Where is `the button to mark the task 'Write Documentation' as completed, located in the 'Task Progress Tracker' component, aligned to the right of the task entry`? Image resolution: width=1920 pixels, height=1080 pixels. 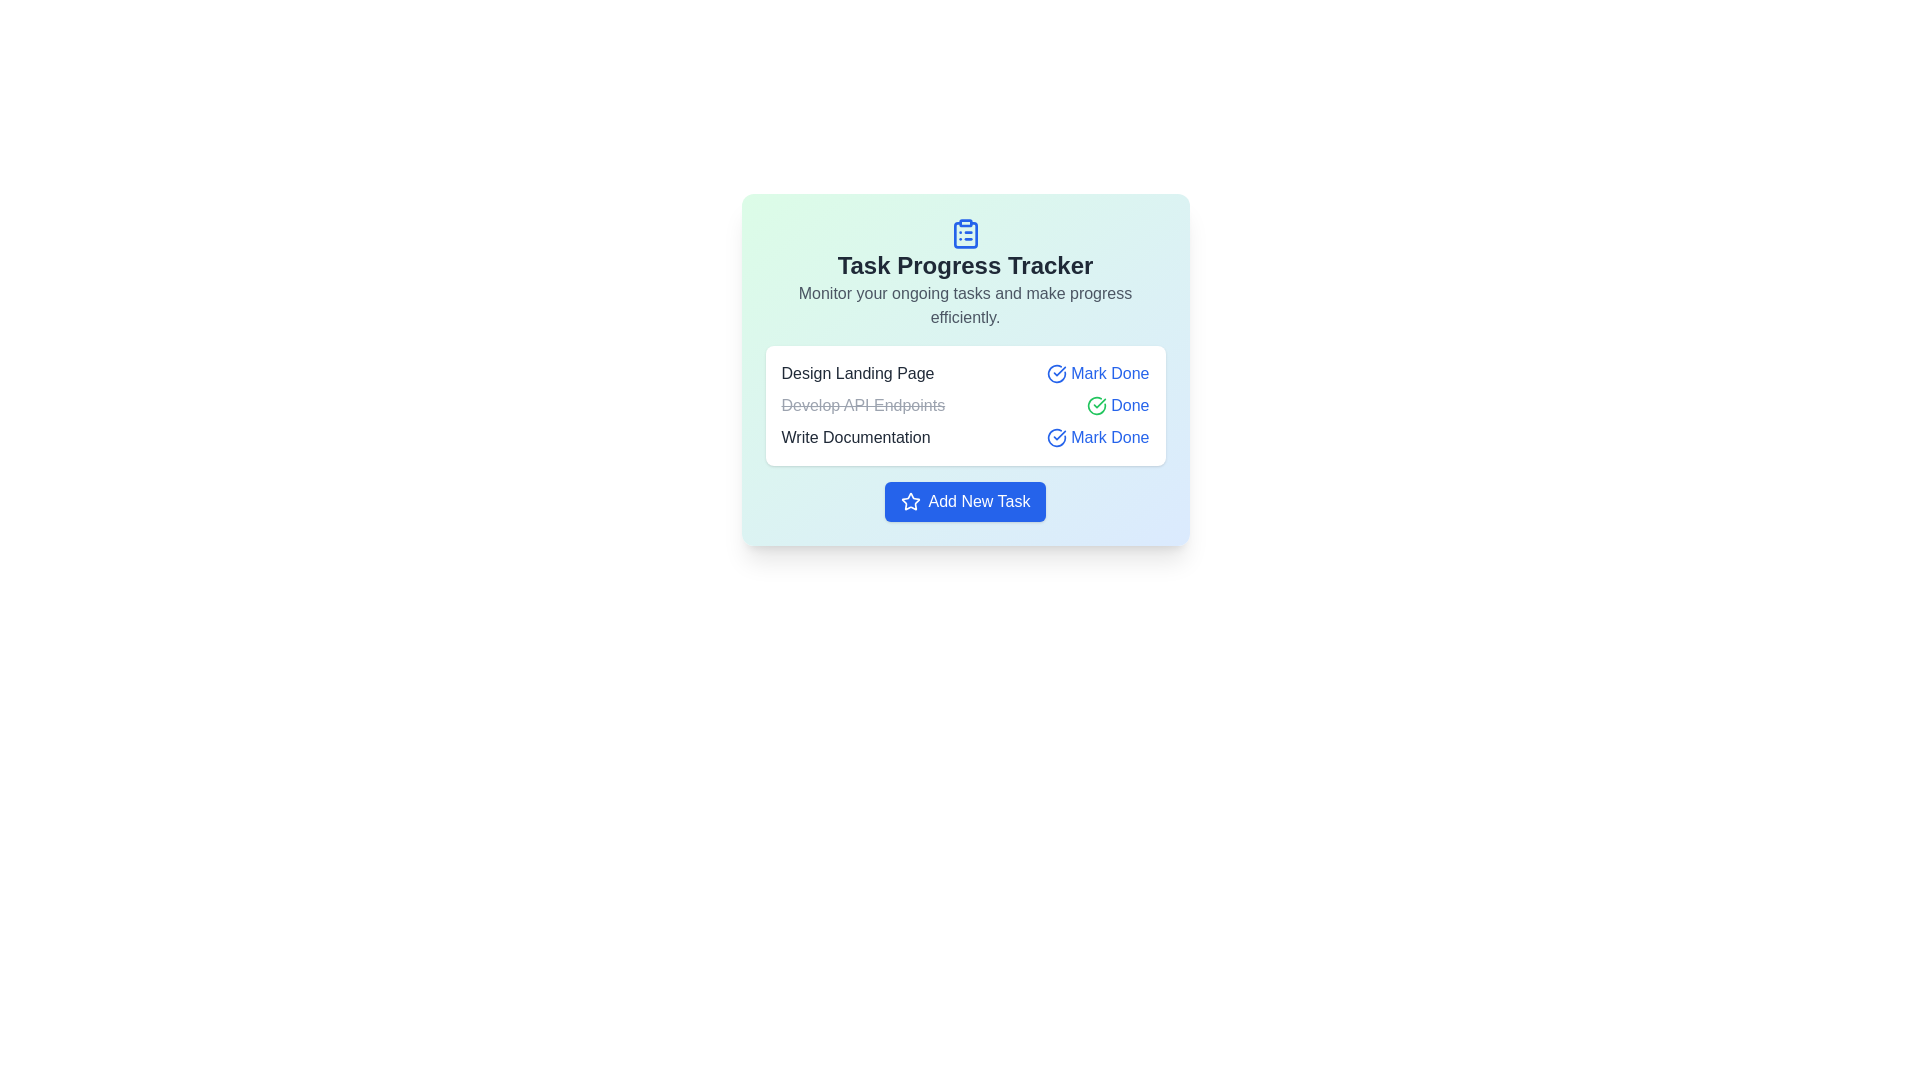 the button to mark the task 'Write Documentation' as completed, located in the 'Task Progress Tracker' component, aligned to the right of the task entry is located at coordinates (1097, 437).